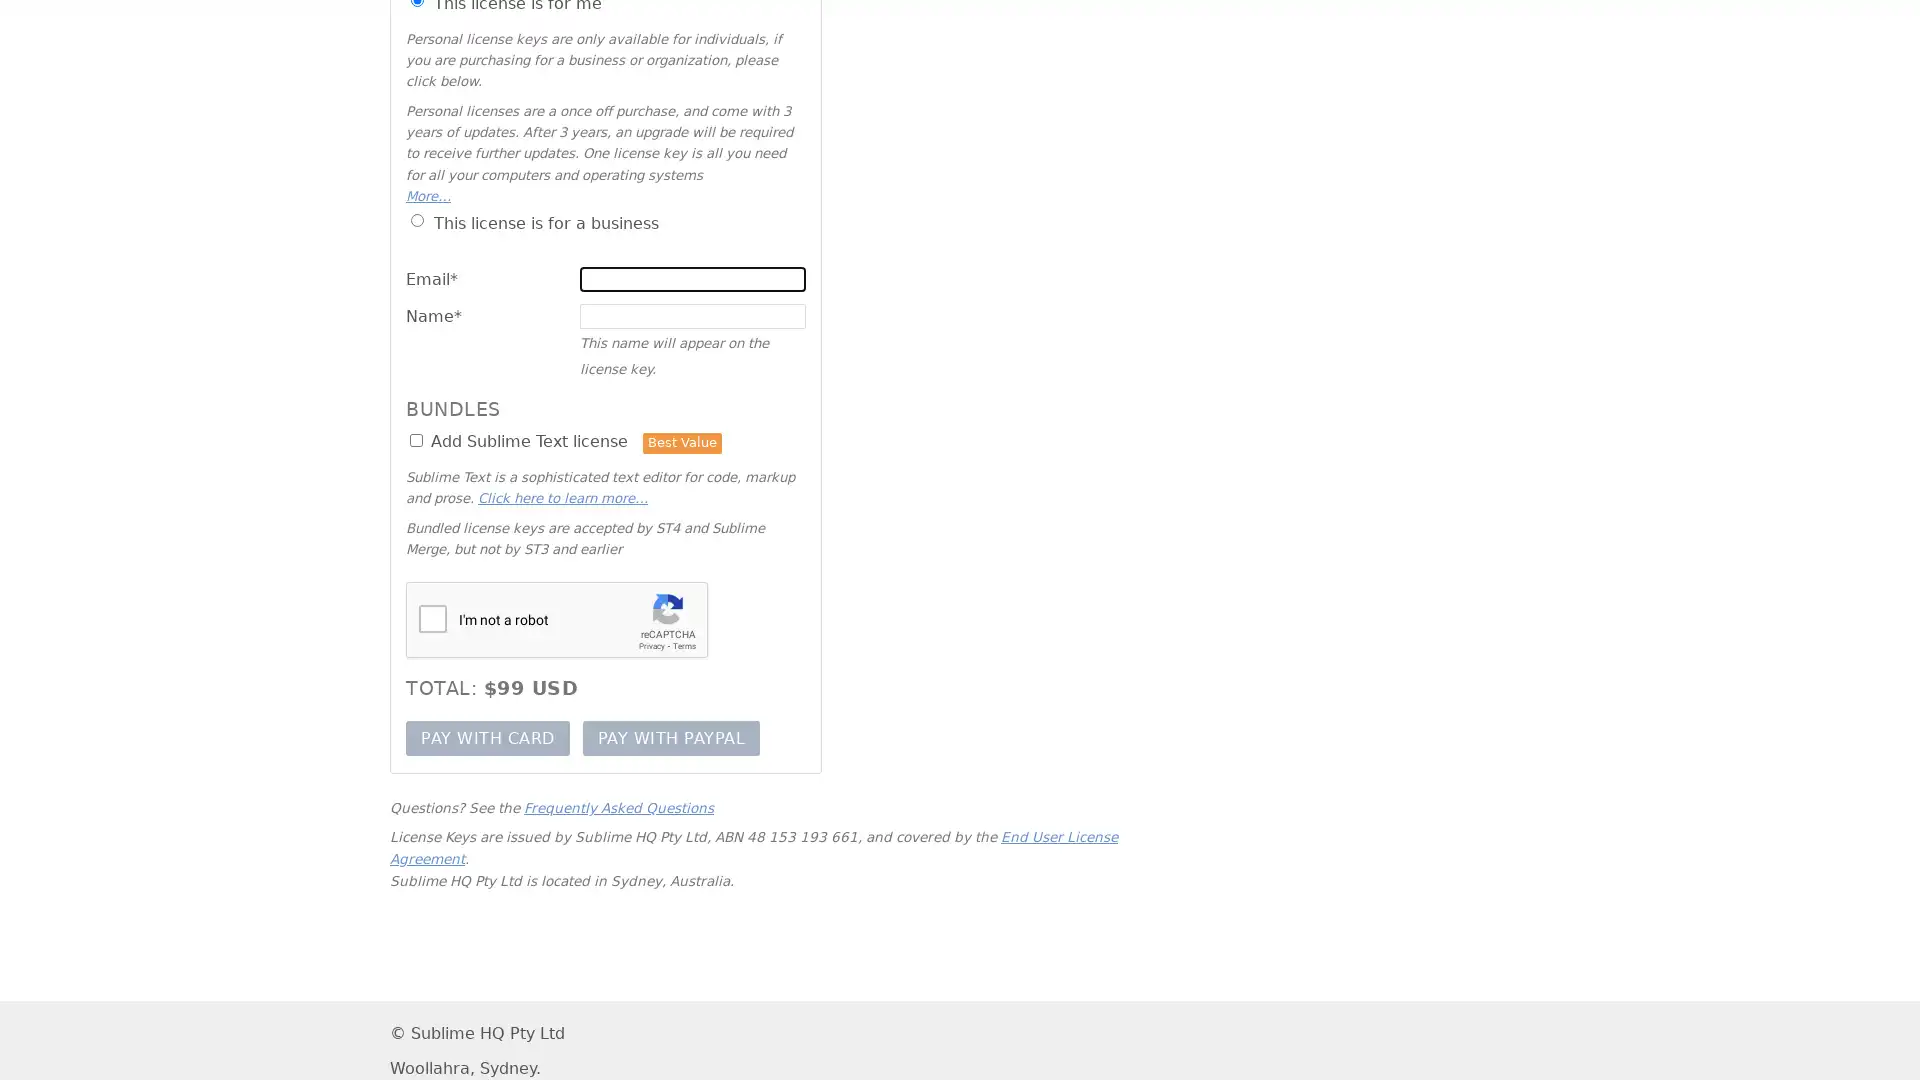  I want to click on PAY WITH CARD, so click(487, 737).